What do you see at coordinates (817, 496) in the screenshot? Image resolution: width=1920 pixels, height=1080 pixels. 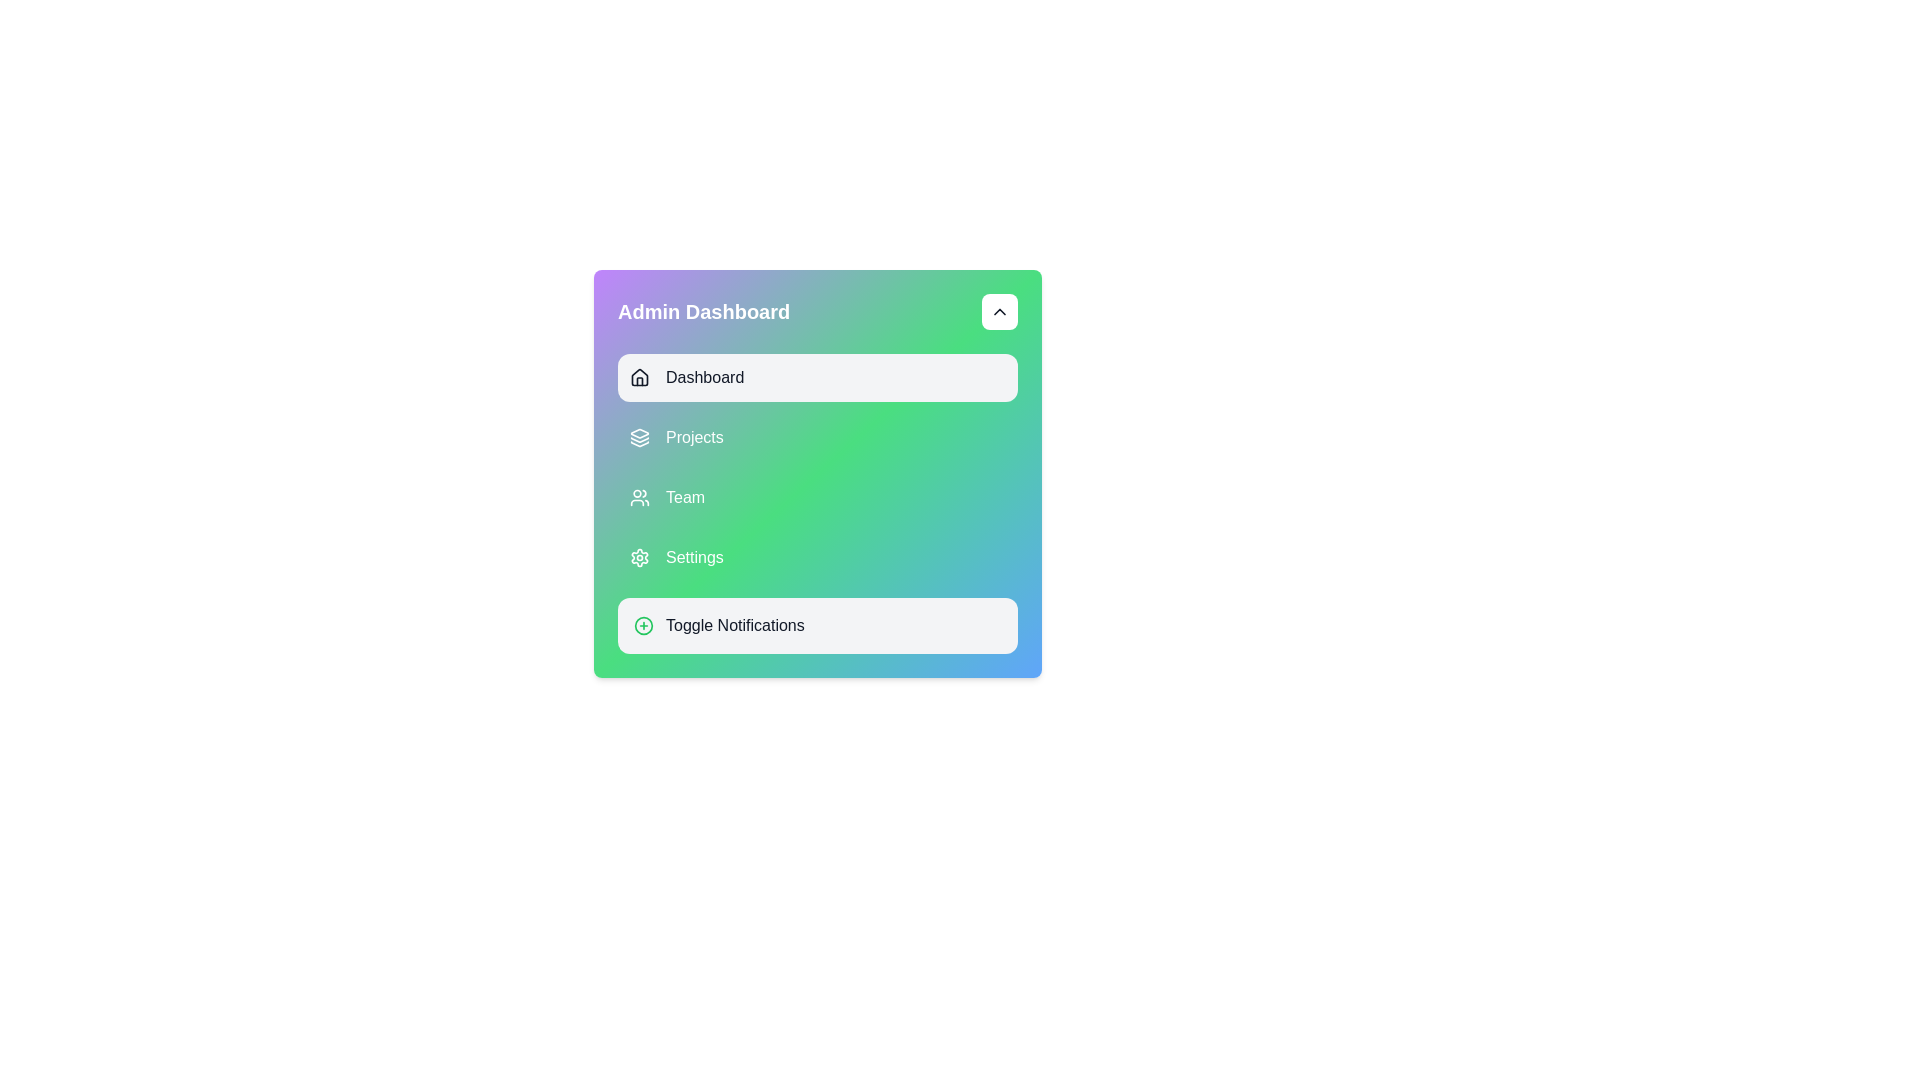 I see `the 'Team' navigation button, which is the third item` at bounding box center [817, 496].